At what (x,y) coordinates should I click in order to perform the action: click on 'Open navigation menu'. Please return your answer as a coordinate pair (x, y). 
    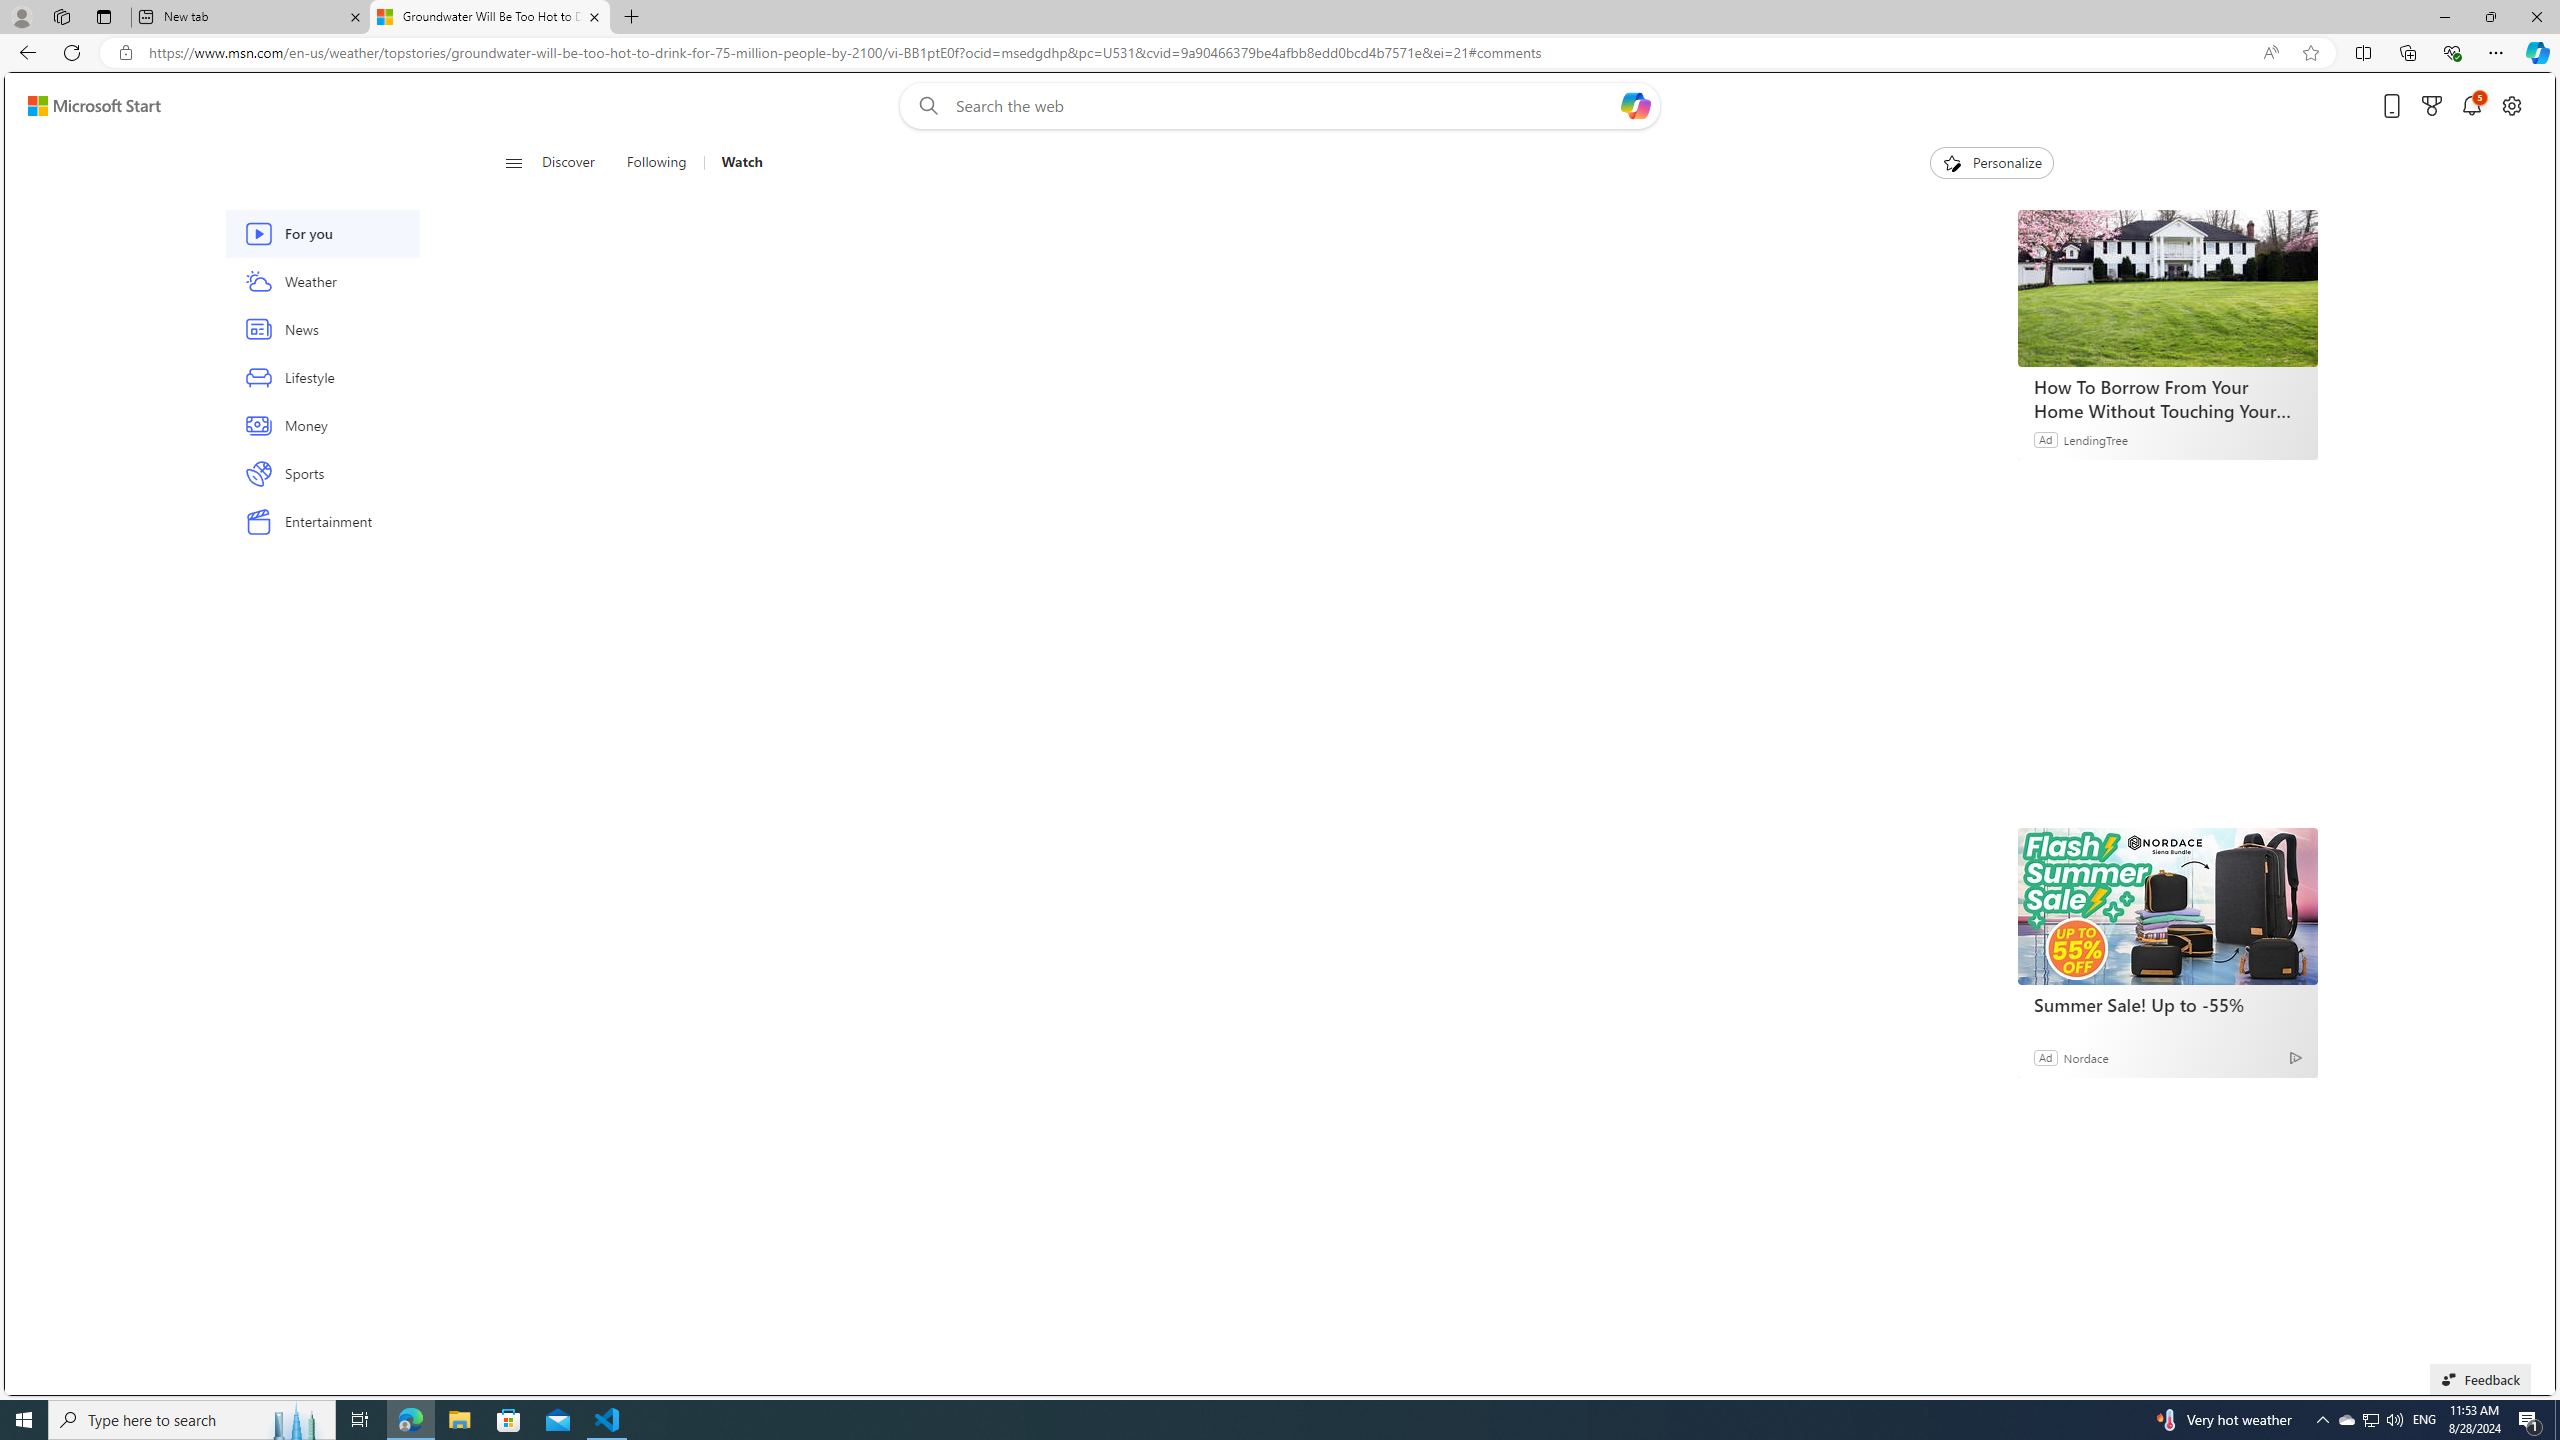
    Looking at the image, I should click on (513, 161).